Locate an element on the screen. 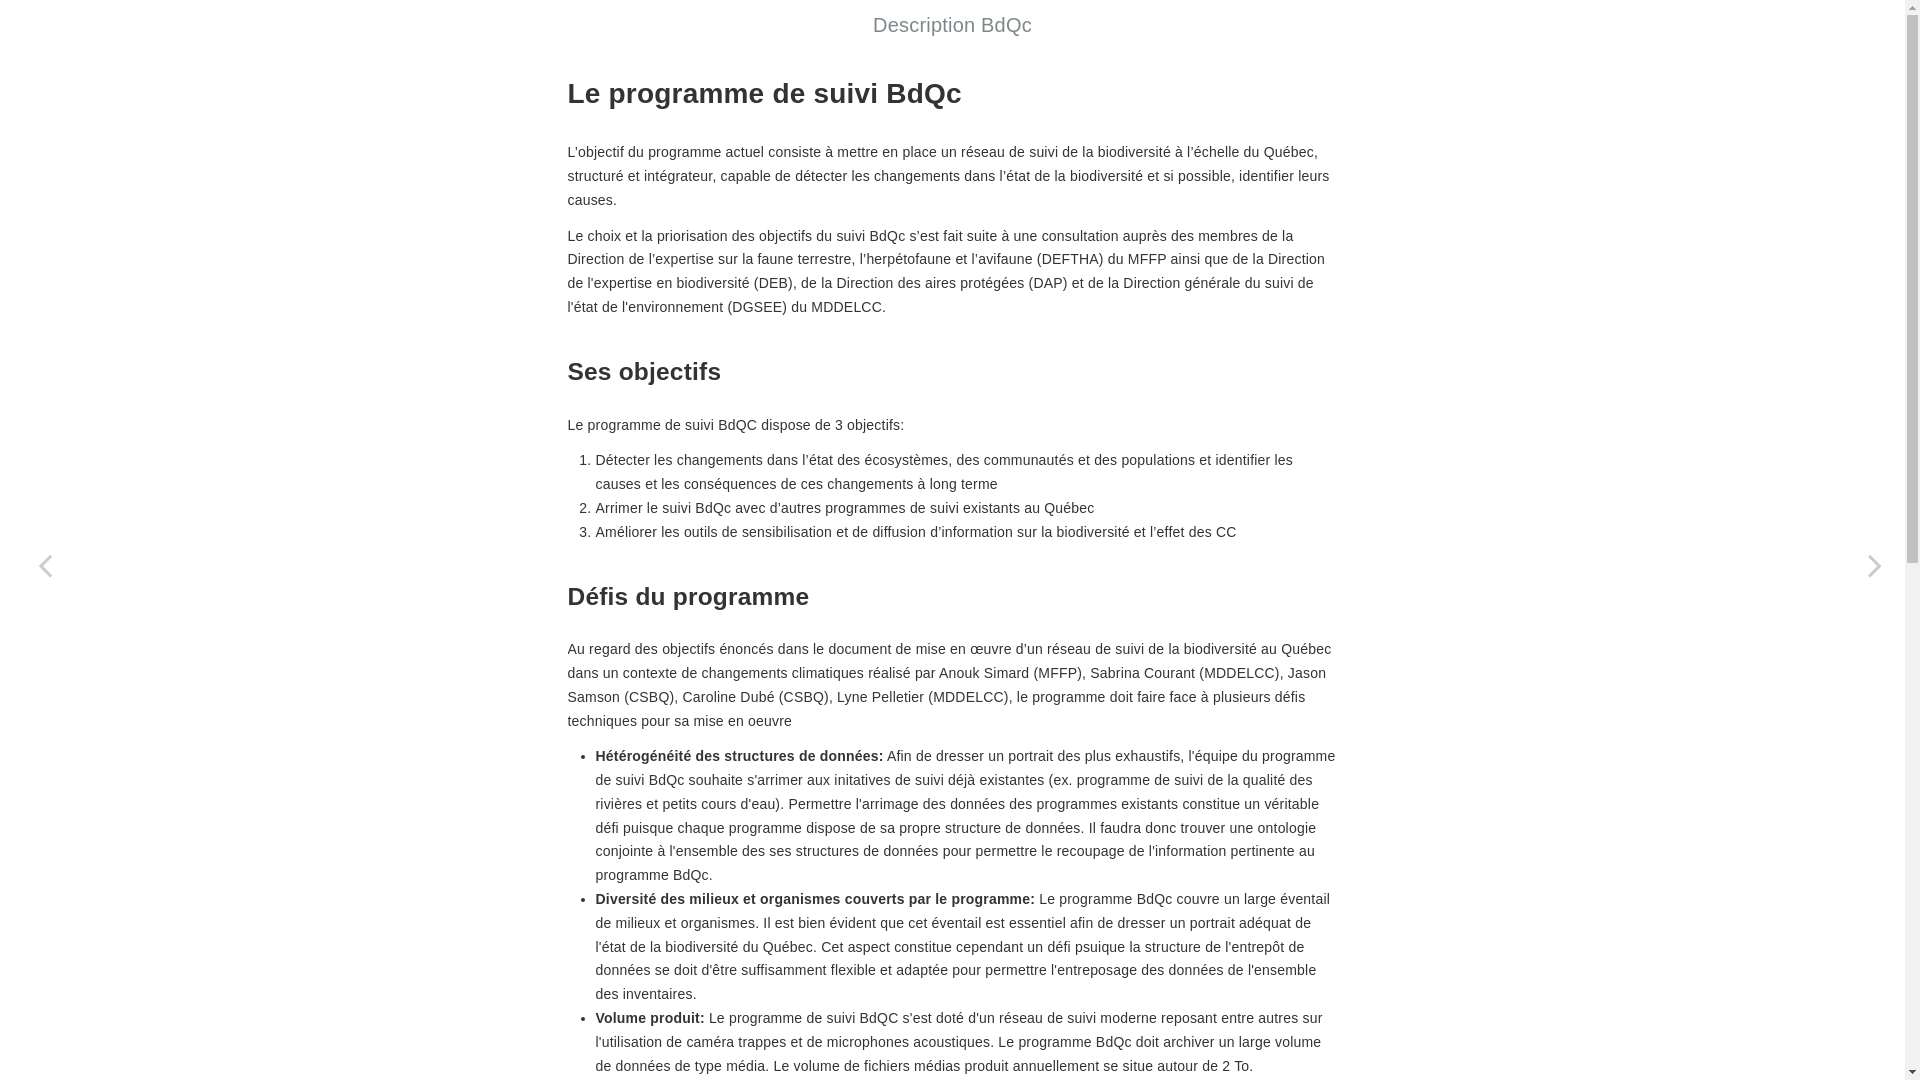 The width and height of the screenshot is (1920, 1080). 'Description BdQc' is located at coordinates (873, 24).